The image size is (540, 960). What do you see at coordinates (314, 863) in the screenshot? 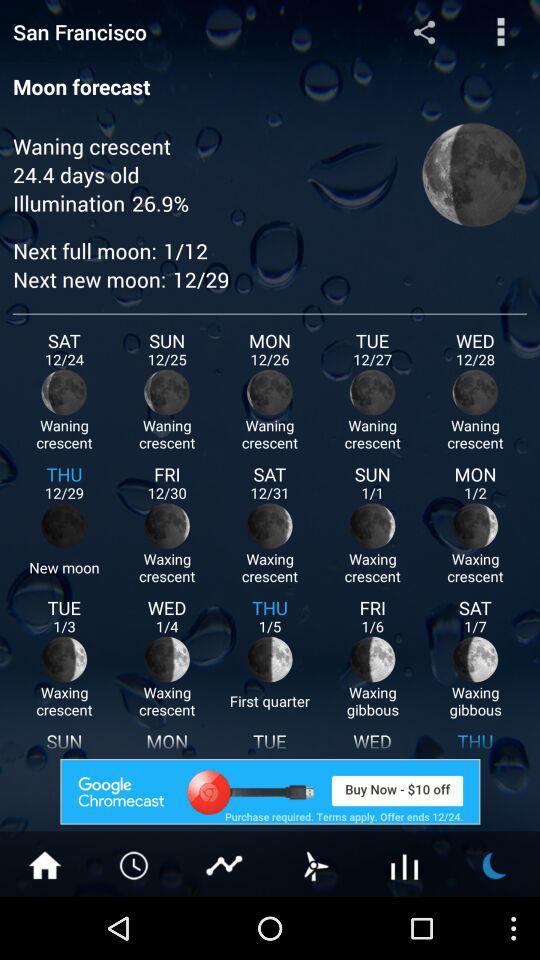
I see `switch pages` at bounding box center [314, 863].